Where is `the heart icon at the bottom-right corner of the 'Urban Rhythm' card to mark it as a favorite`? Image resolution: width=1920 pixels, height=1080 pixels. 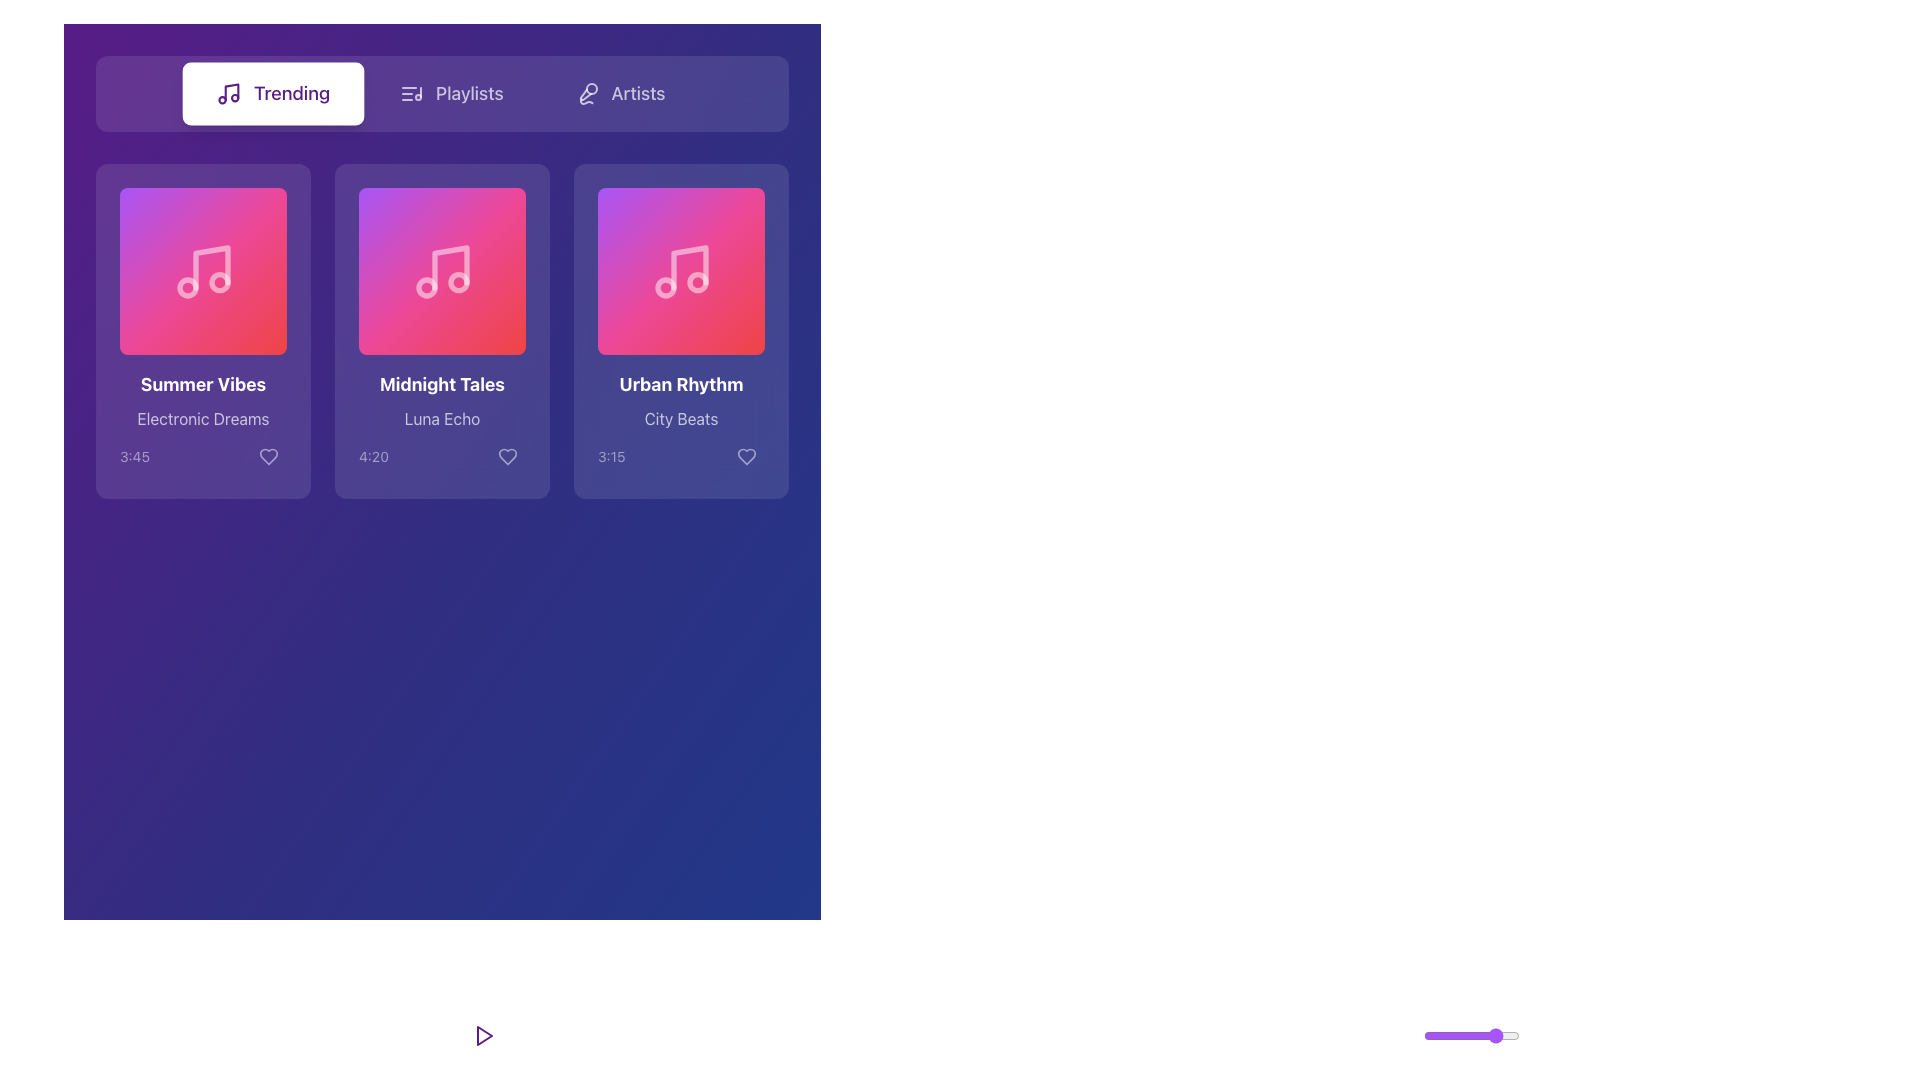
the heart icon at the bottom-right corner of the 'Urban Rhythm' card to mark it as a favorite is located at coordinates (746, 456).